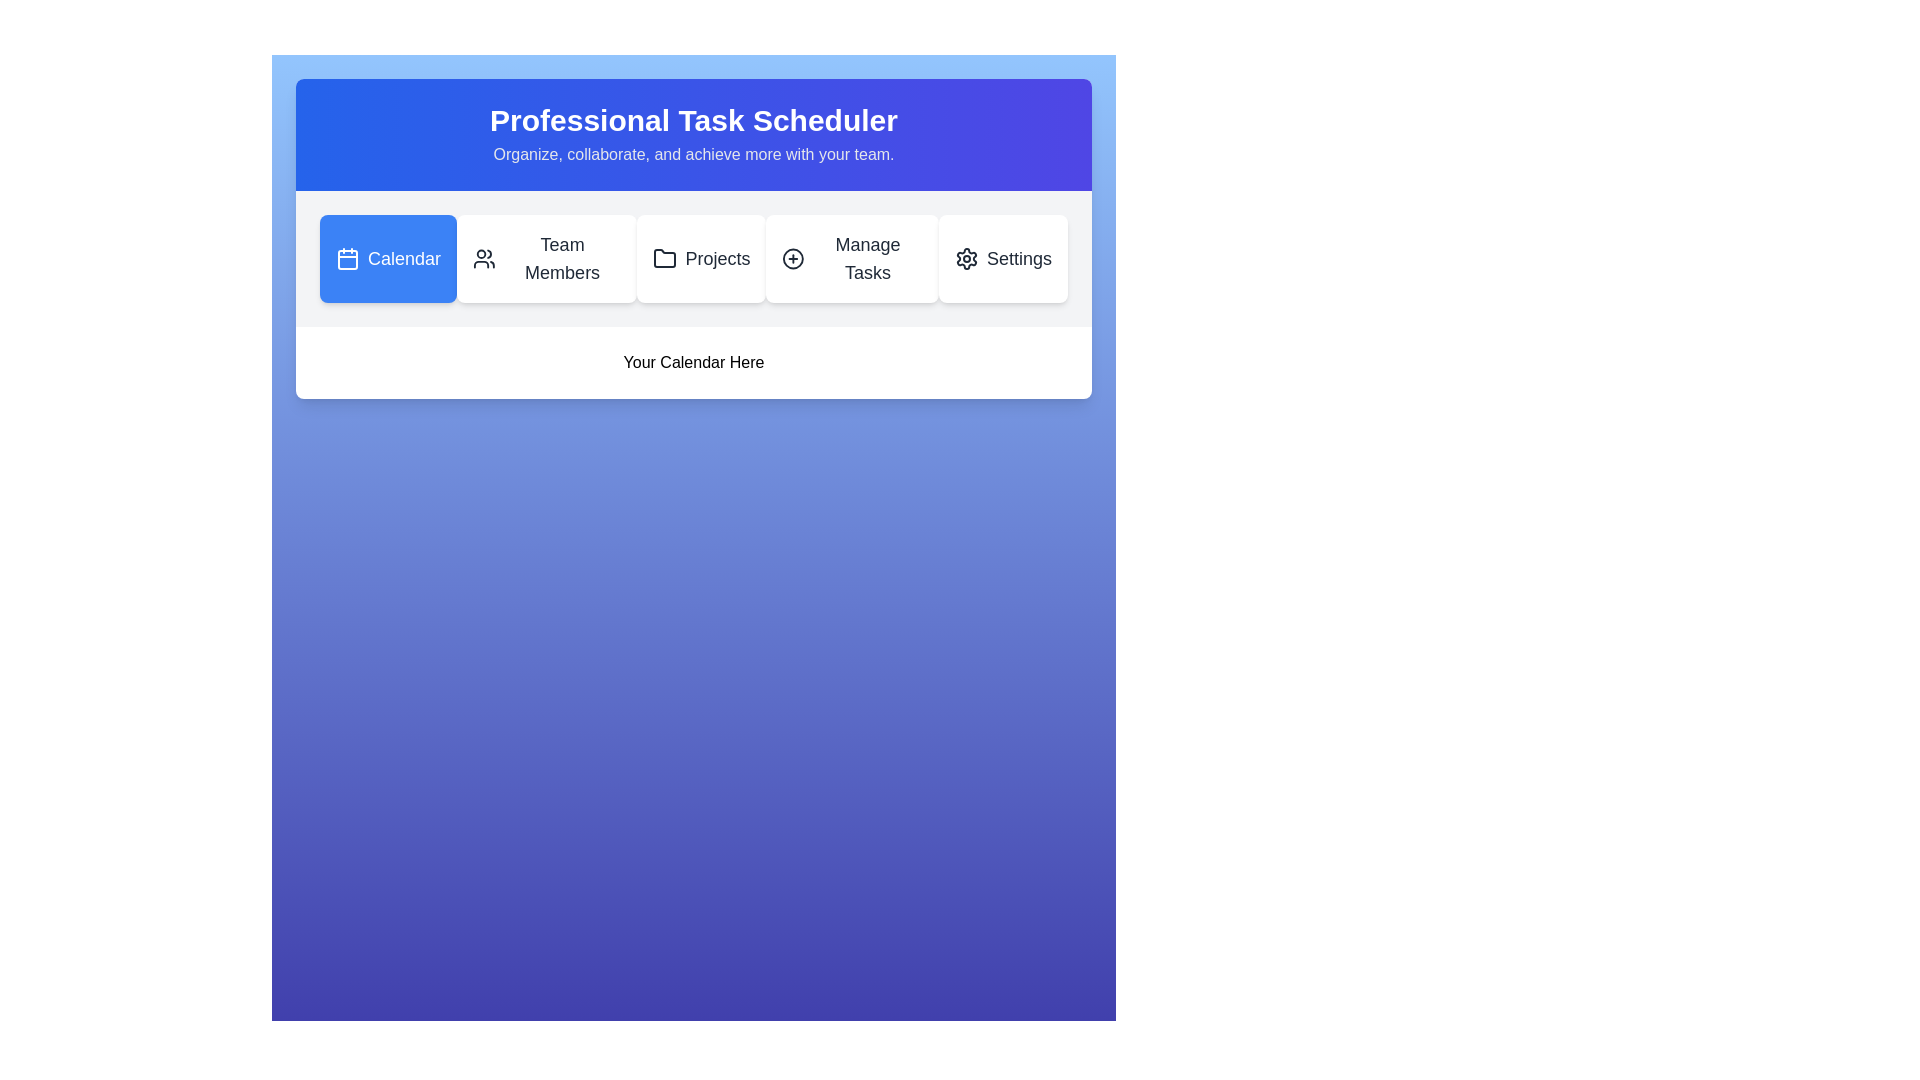 This screenshot has width=1920, height=1080. Describe the element at coordinates (547, 257) in the screenshot. I see `the 'Team Members' button, which has a white background and an icon of two user silhouettes` at that location.